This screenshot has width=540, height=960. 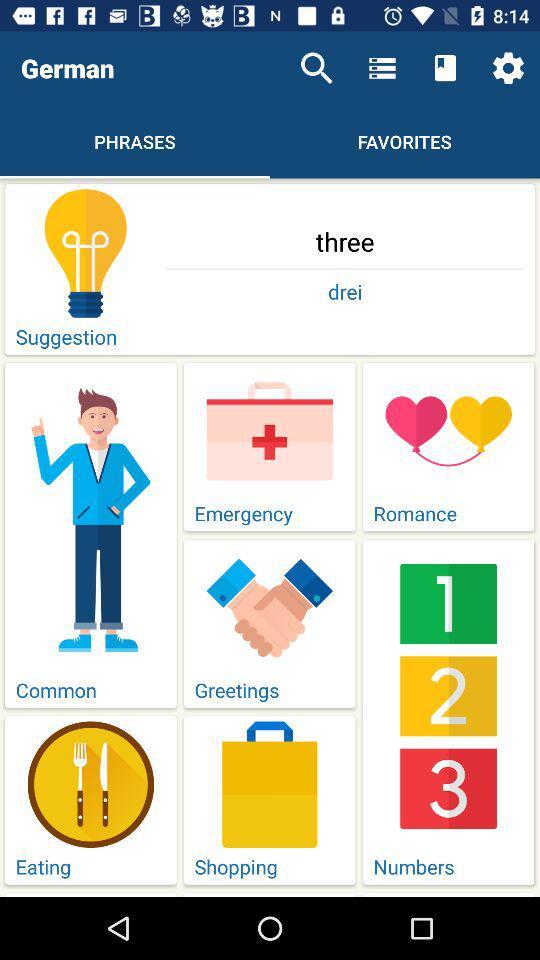 I want to click on the item next to german, so click(x=316, y=68).